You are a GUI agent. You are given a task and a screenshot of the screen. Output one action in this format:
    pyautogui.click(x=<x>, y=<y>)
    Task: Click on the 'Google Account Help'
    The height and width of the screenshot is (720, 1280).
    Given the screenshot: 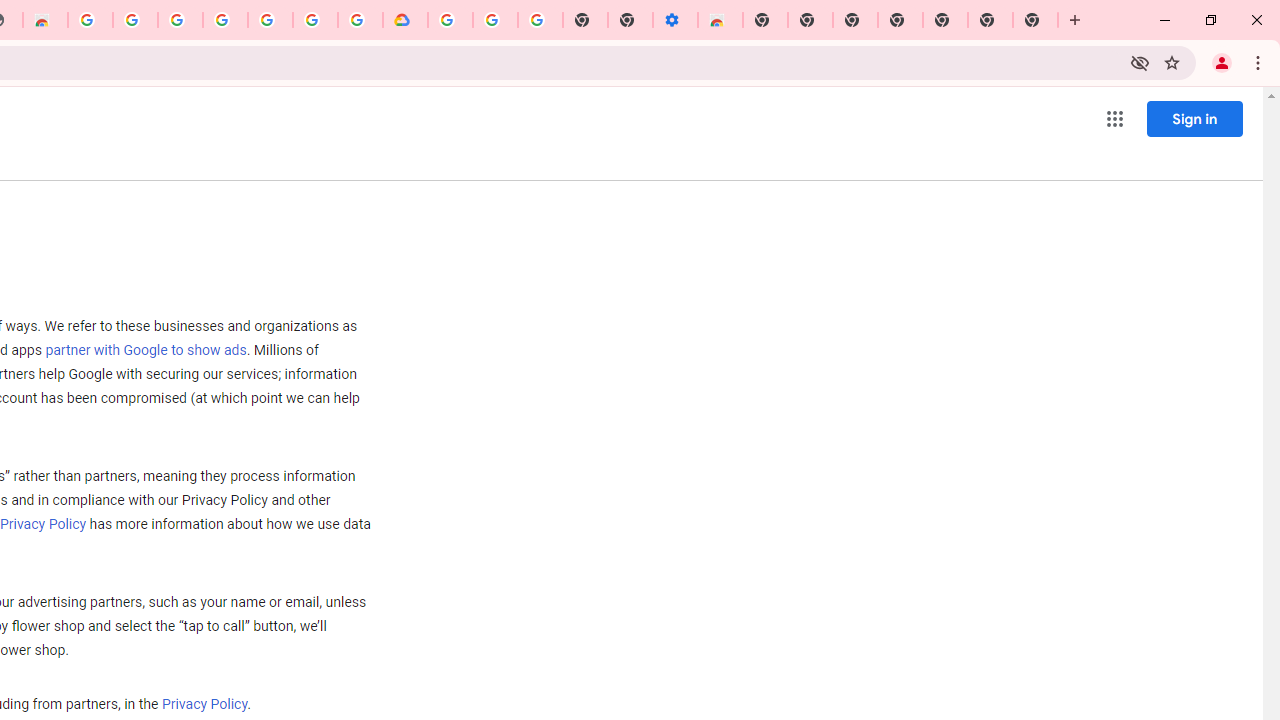 What is the action you would take?
    pyautogui.click(x=495, y=20)
    